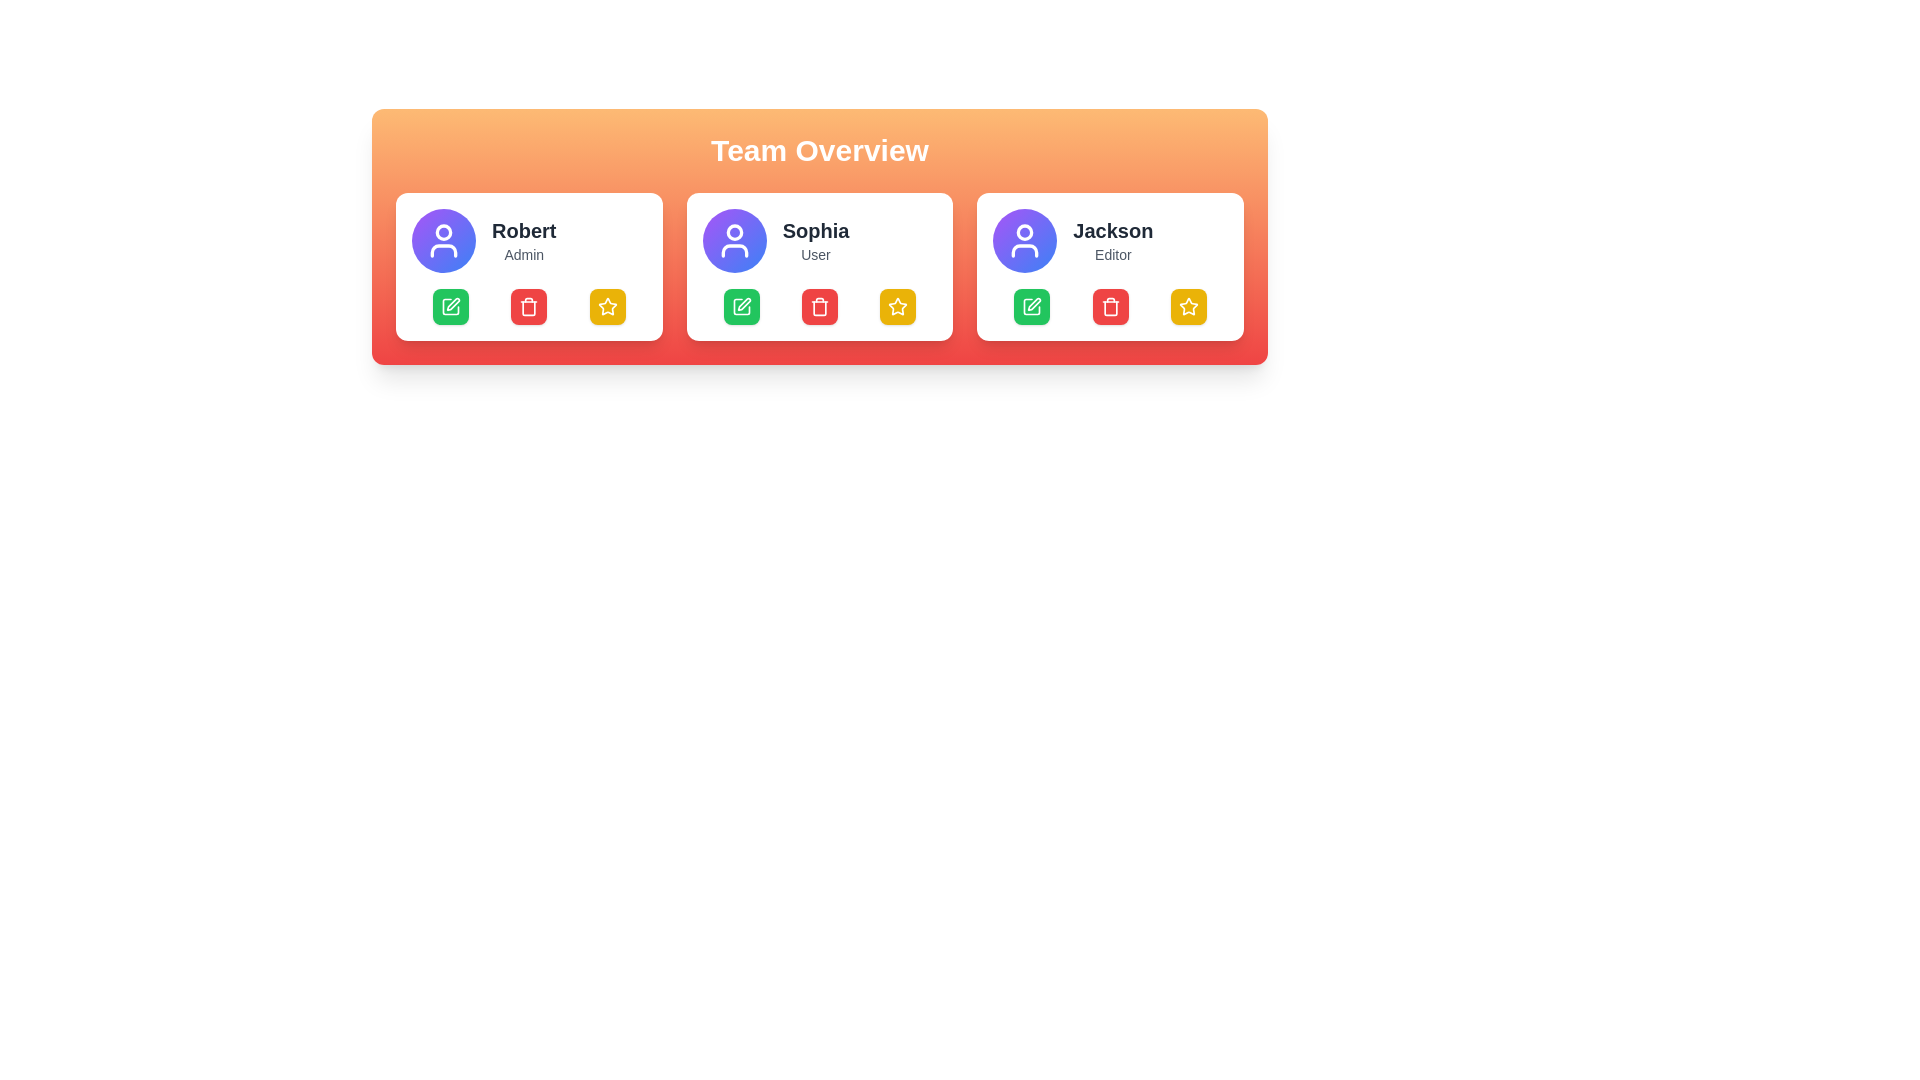  What do you see at coordinates (1034, 304) in the screenshot?
I see `the far-left icon in the lower row of the user card associated with 'Jackson'` at bounding box center [1034, 304].